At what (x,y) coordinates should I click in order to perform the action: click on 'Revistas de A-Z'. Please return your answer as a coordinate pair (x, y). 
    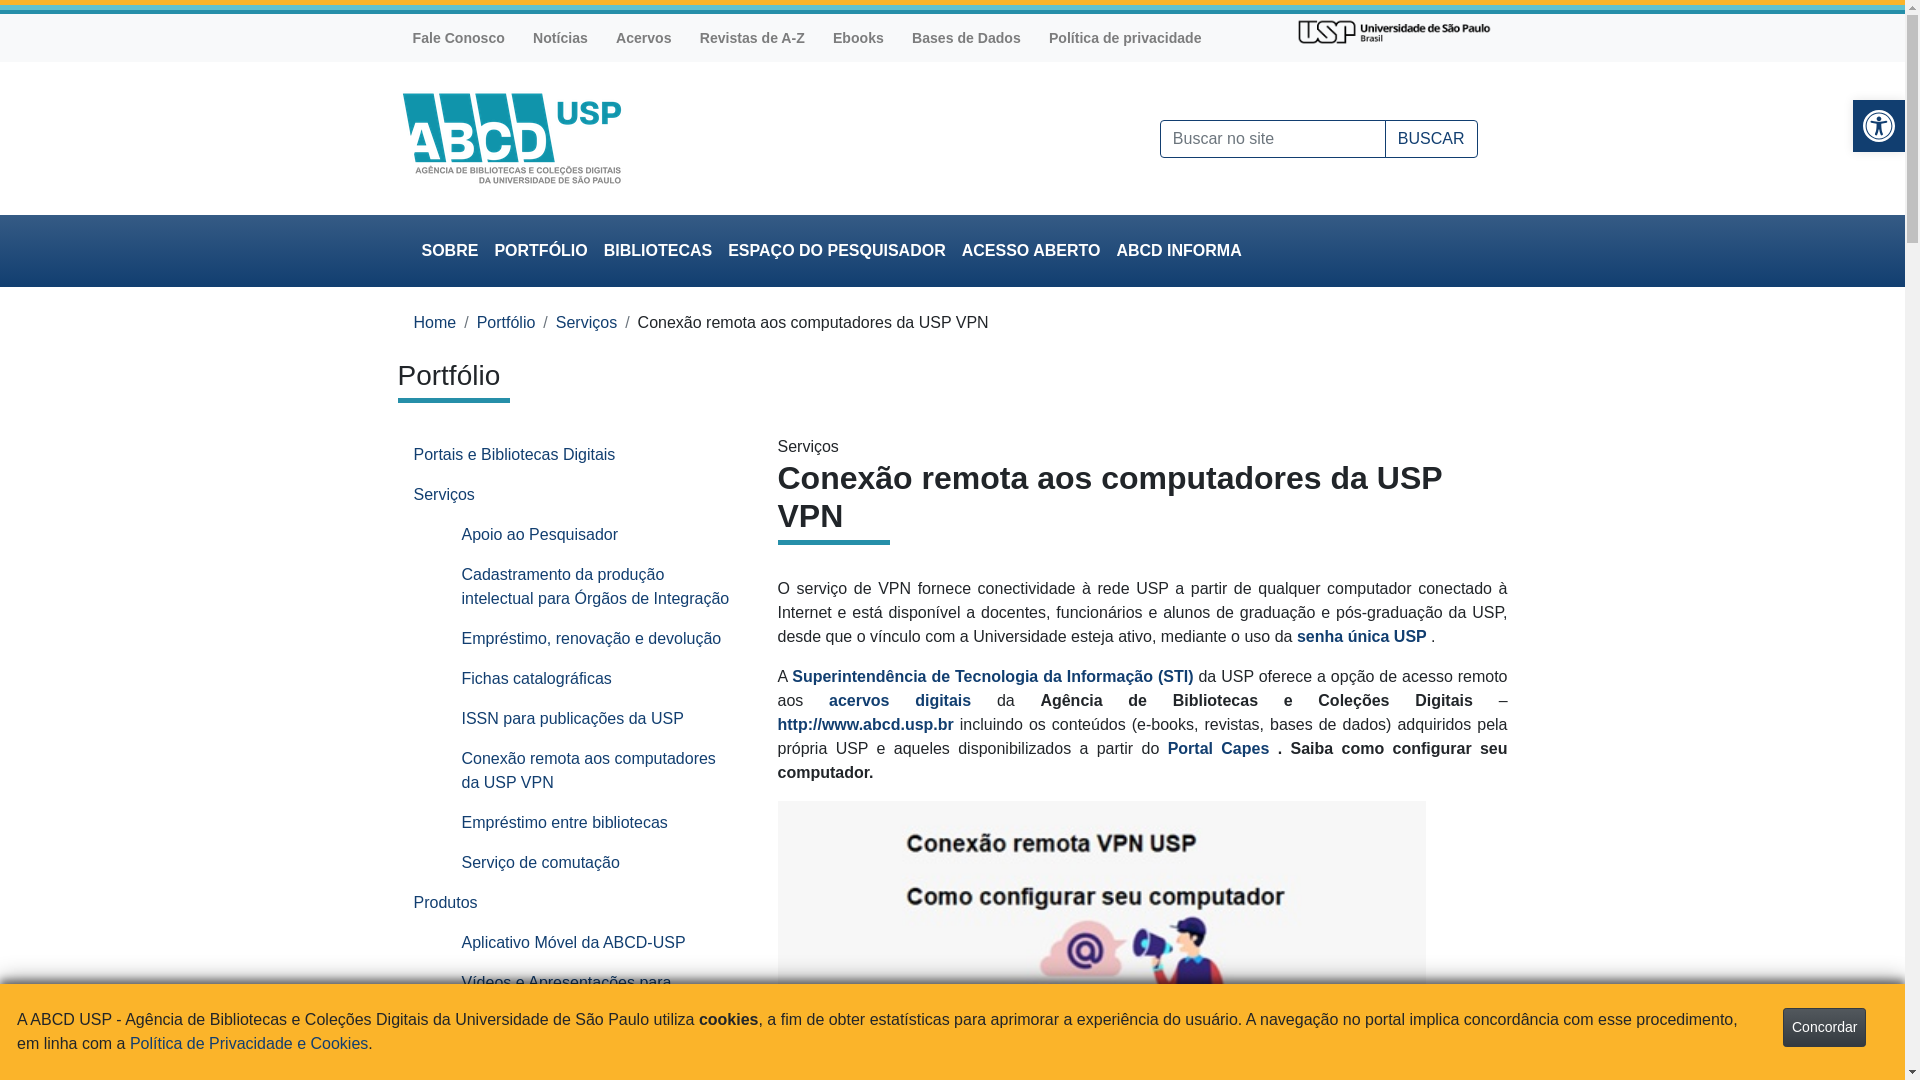
    Looking at the image, I should click on (751, 38).